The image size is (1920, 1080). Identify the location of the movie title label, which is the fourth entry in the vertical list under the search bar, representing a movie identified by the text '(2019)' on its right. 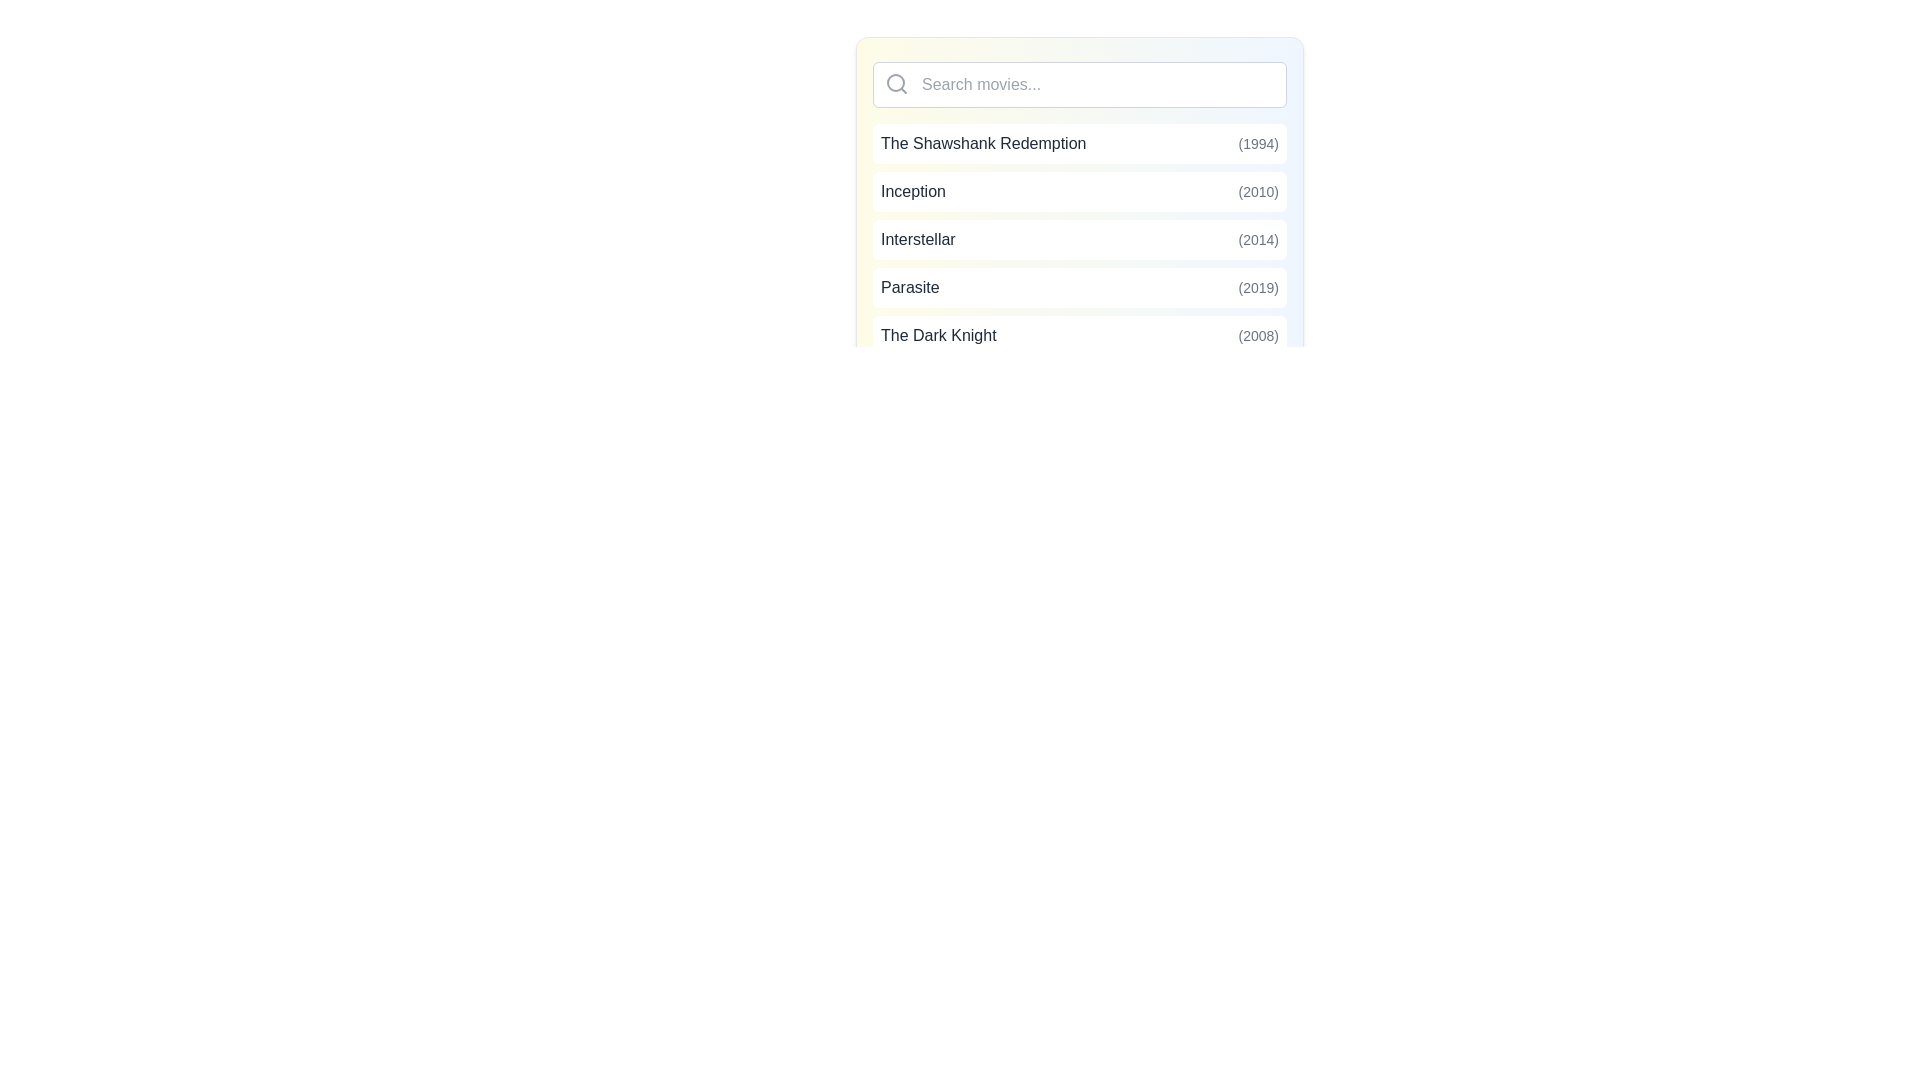
(909, 288).